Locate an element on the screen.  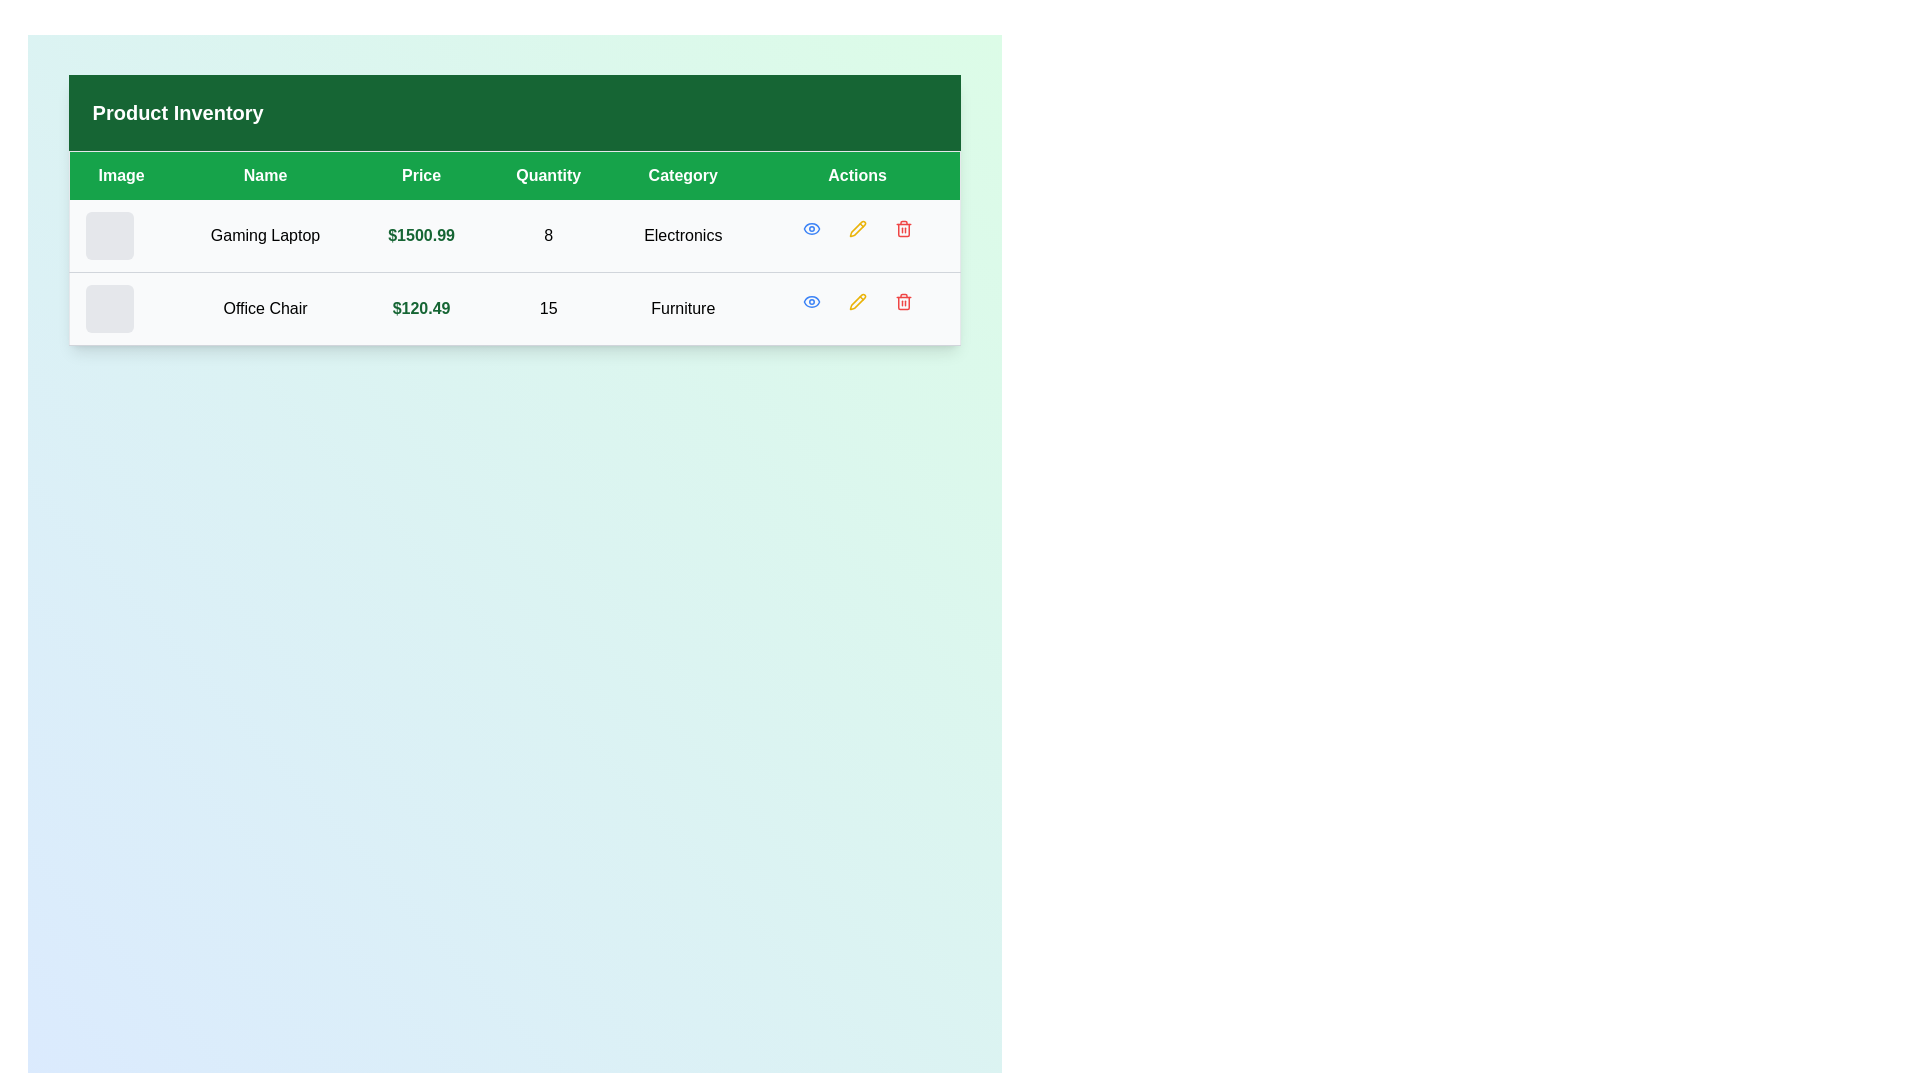
the Trash bin icon located at the far right within the 'Actions' column of the first row in the table is located at coordinates (902, 227).